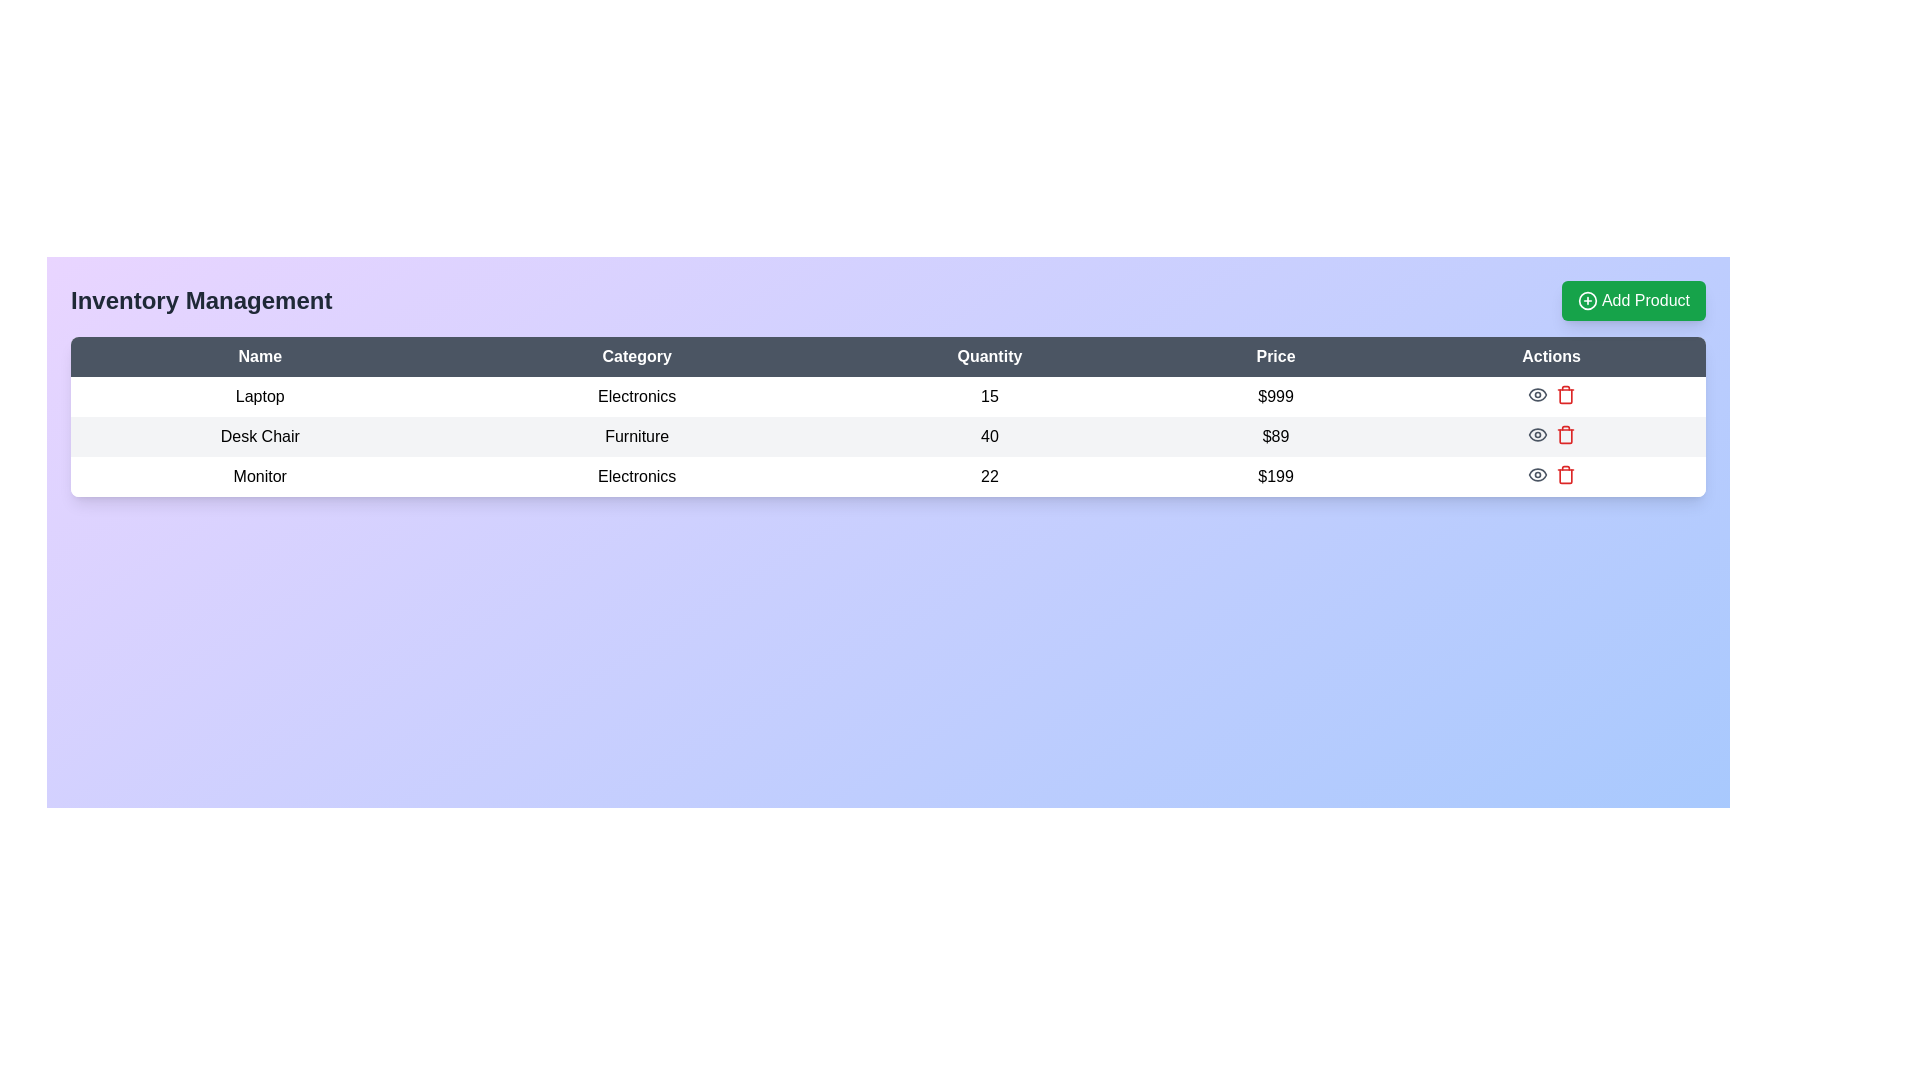 The height and width of the screenshot is (1080, 1920). What do you see at coordinates (887, 477) in the screenshot?
I see `the last row in the Inventory Management table, which contains the fields 'Monitor', 'Electronics', '22', and '$199'` at bounding box center [887, 477].